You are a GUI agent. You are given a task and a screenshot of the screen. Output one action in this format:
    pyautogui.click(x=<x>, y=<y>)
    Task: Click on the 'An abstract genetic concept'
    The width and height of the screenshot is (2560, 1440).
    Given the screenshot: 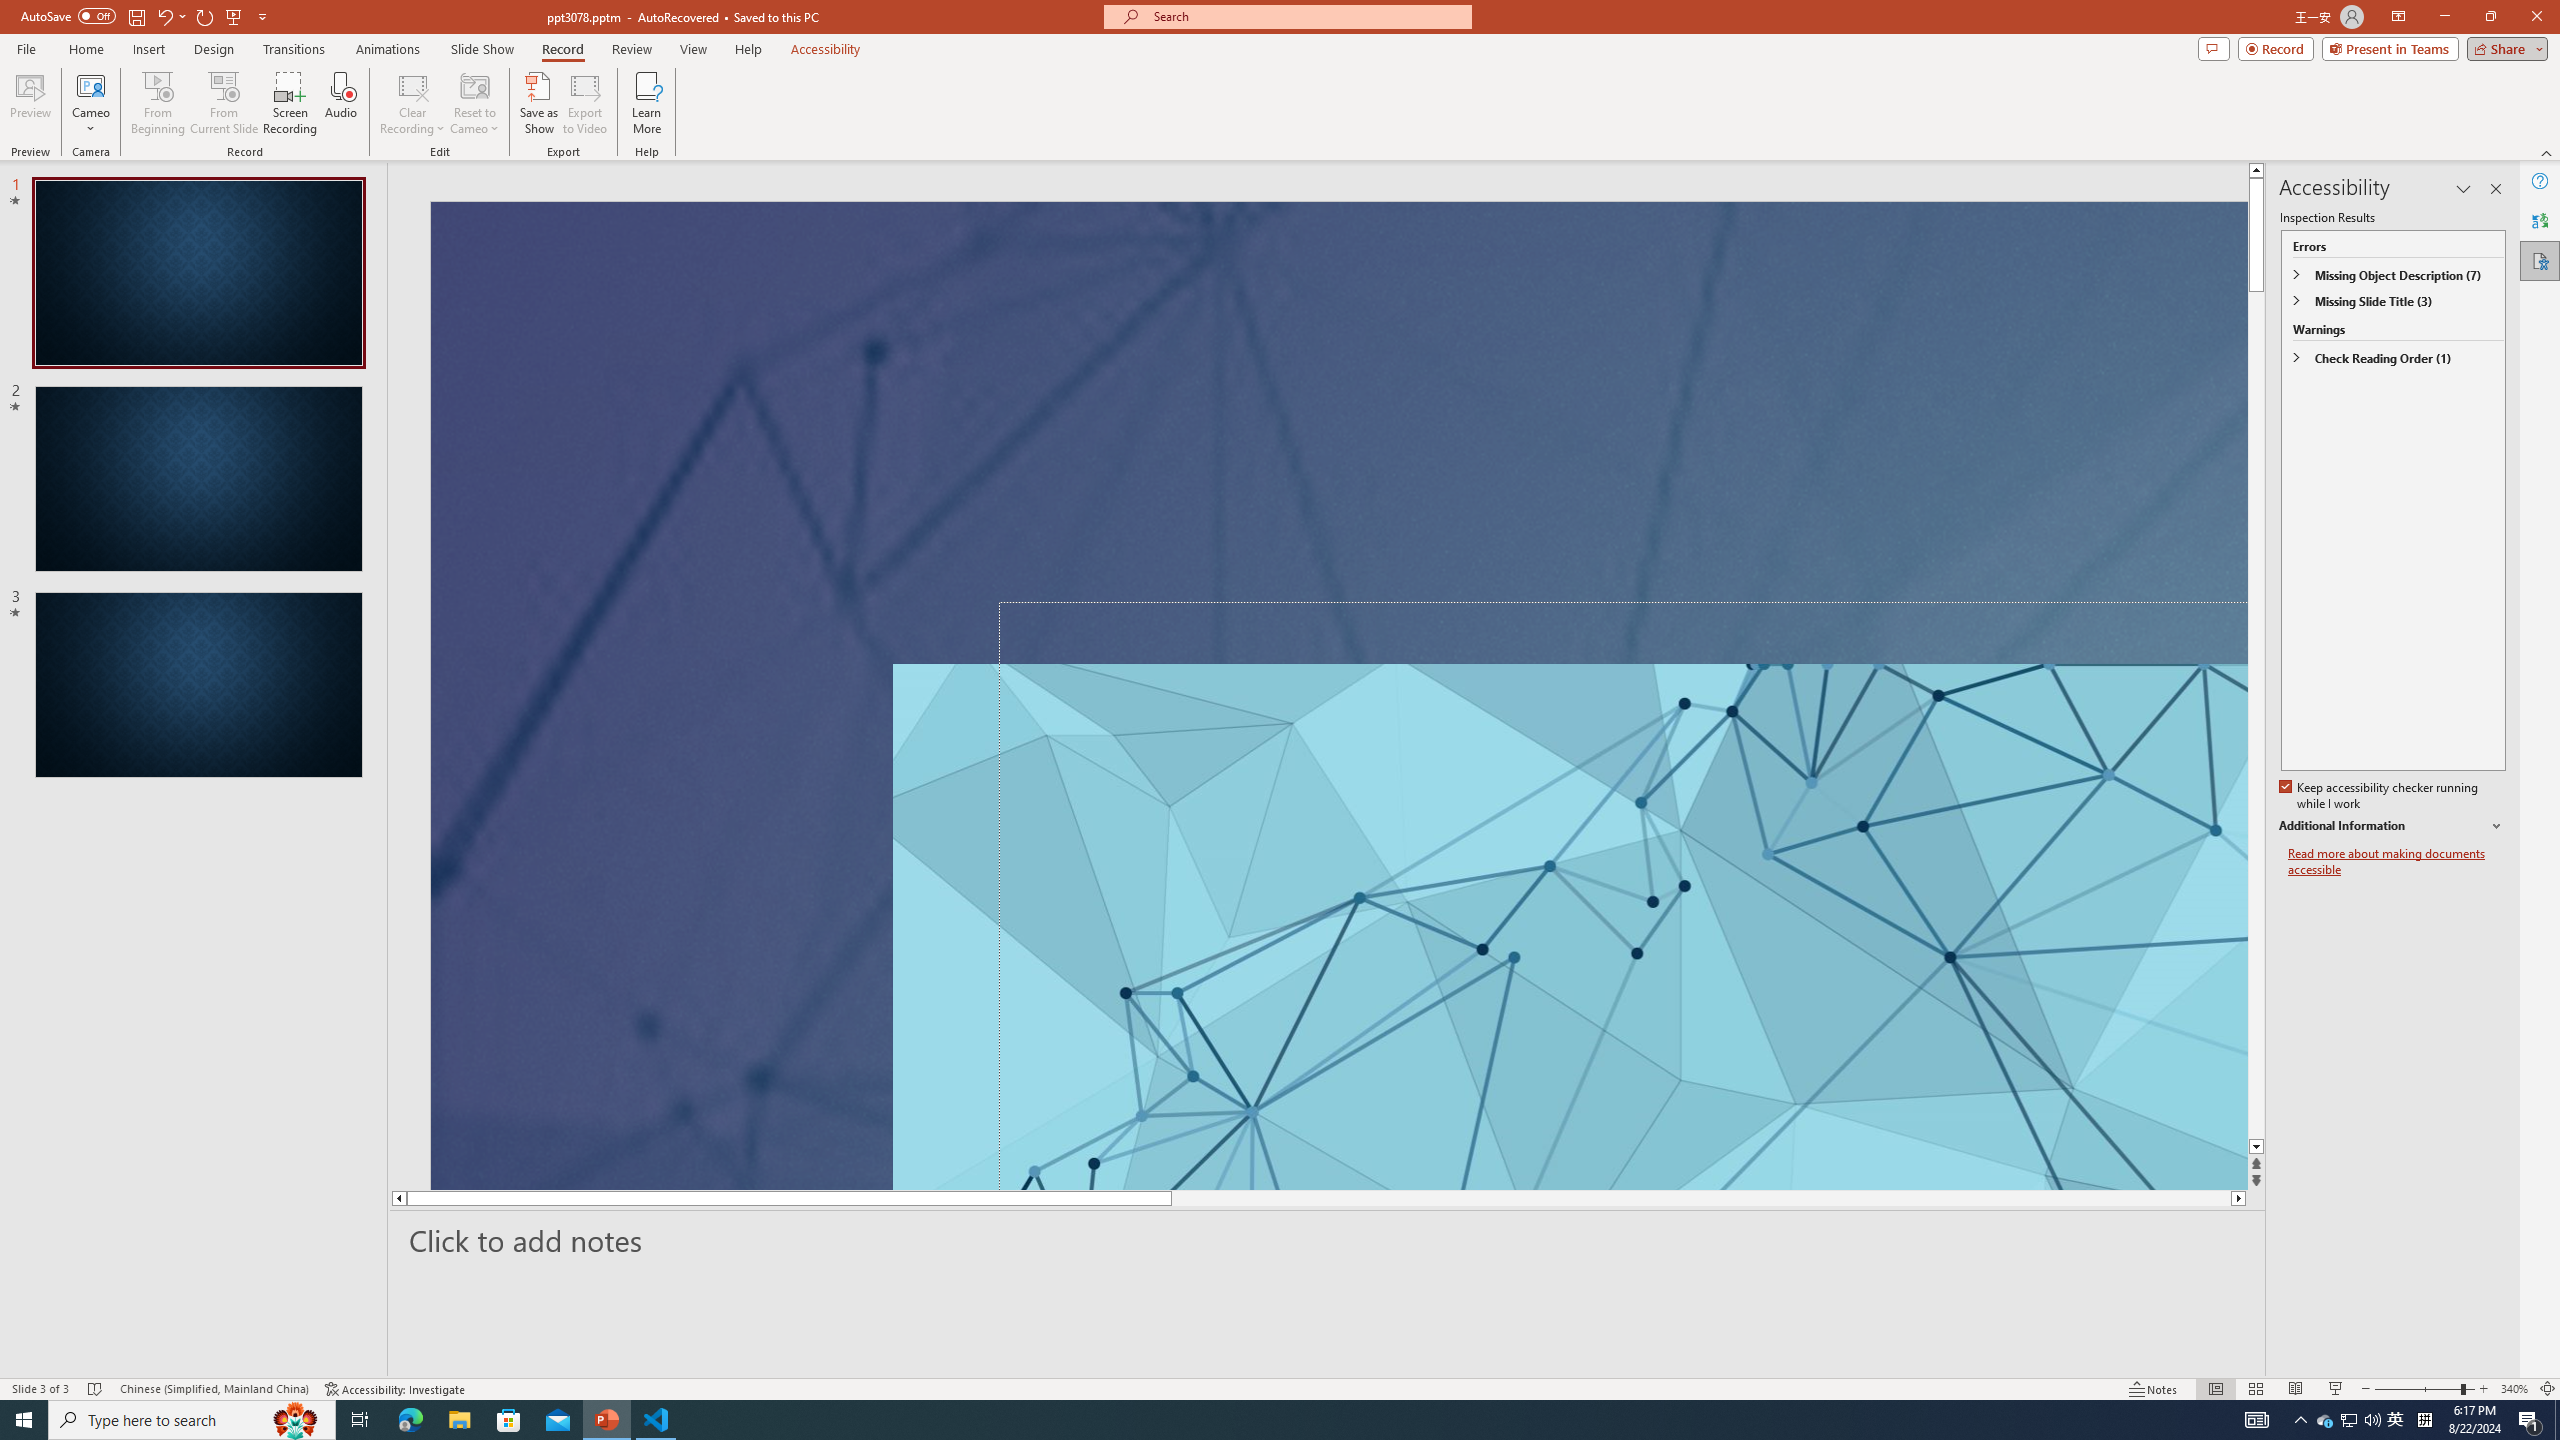 What is the action you would take?
    pyautogui.click(x=1337, y=694)
    